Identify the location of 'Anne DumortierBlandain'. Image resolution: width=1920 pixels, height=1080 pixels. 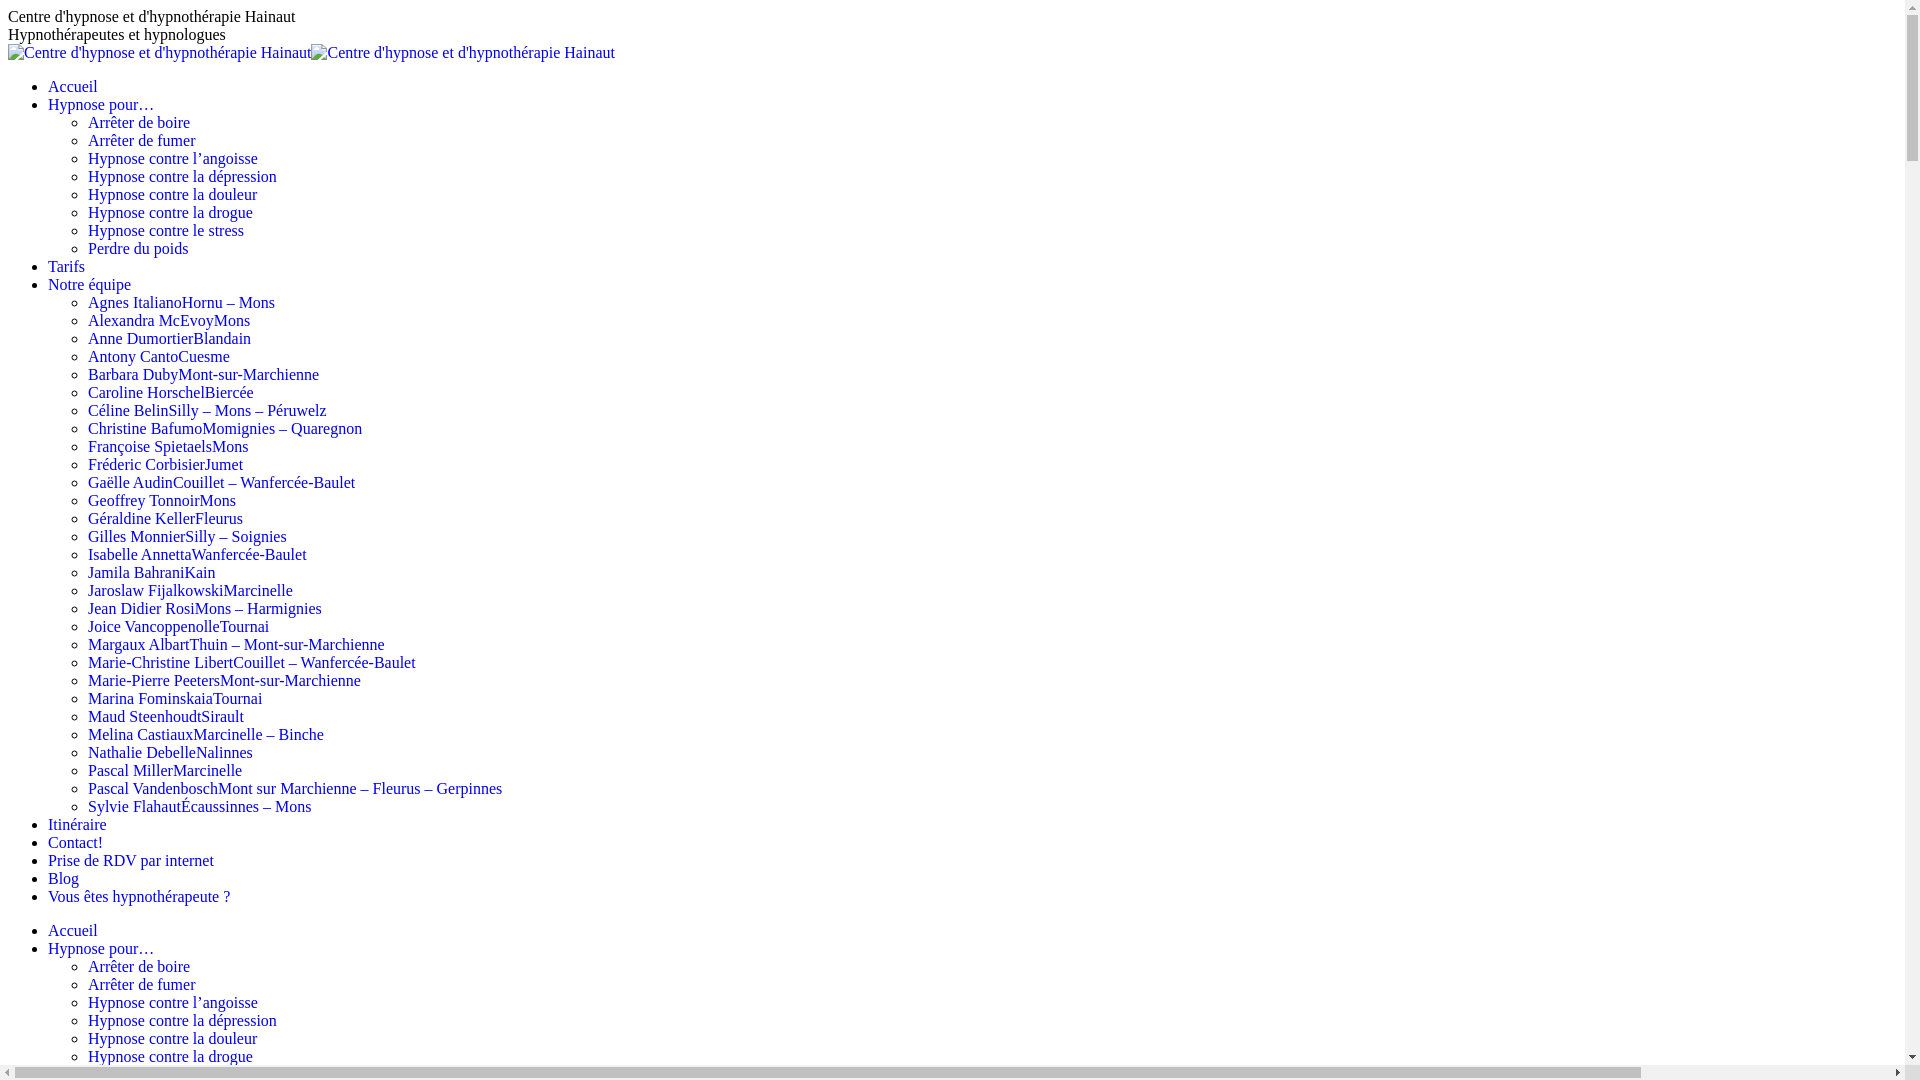
(169, 337).